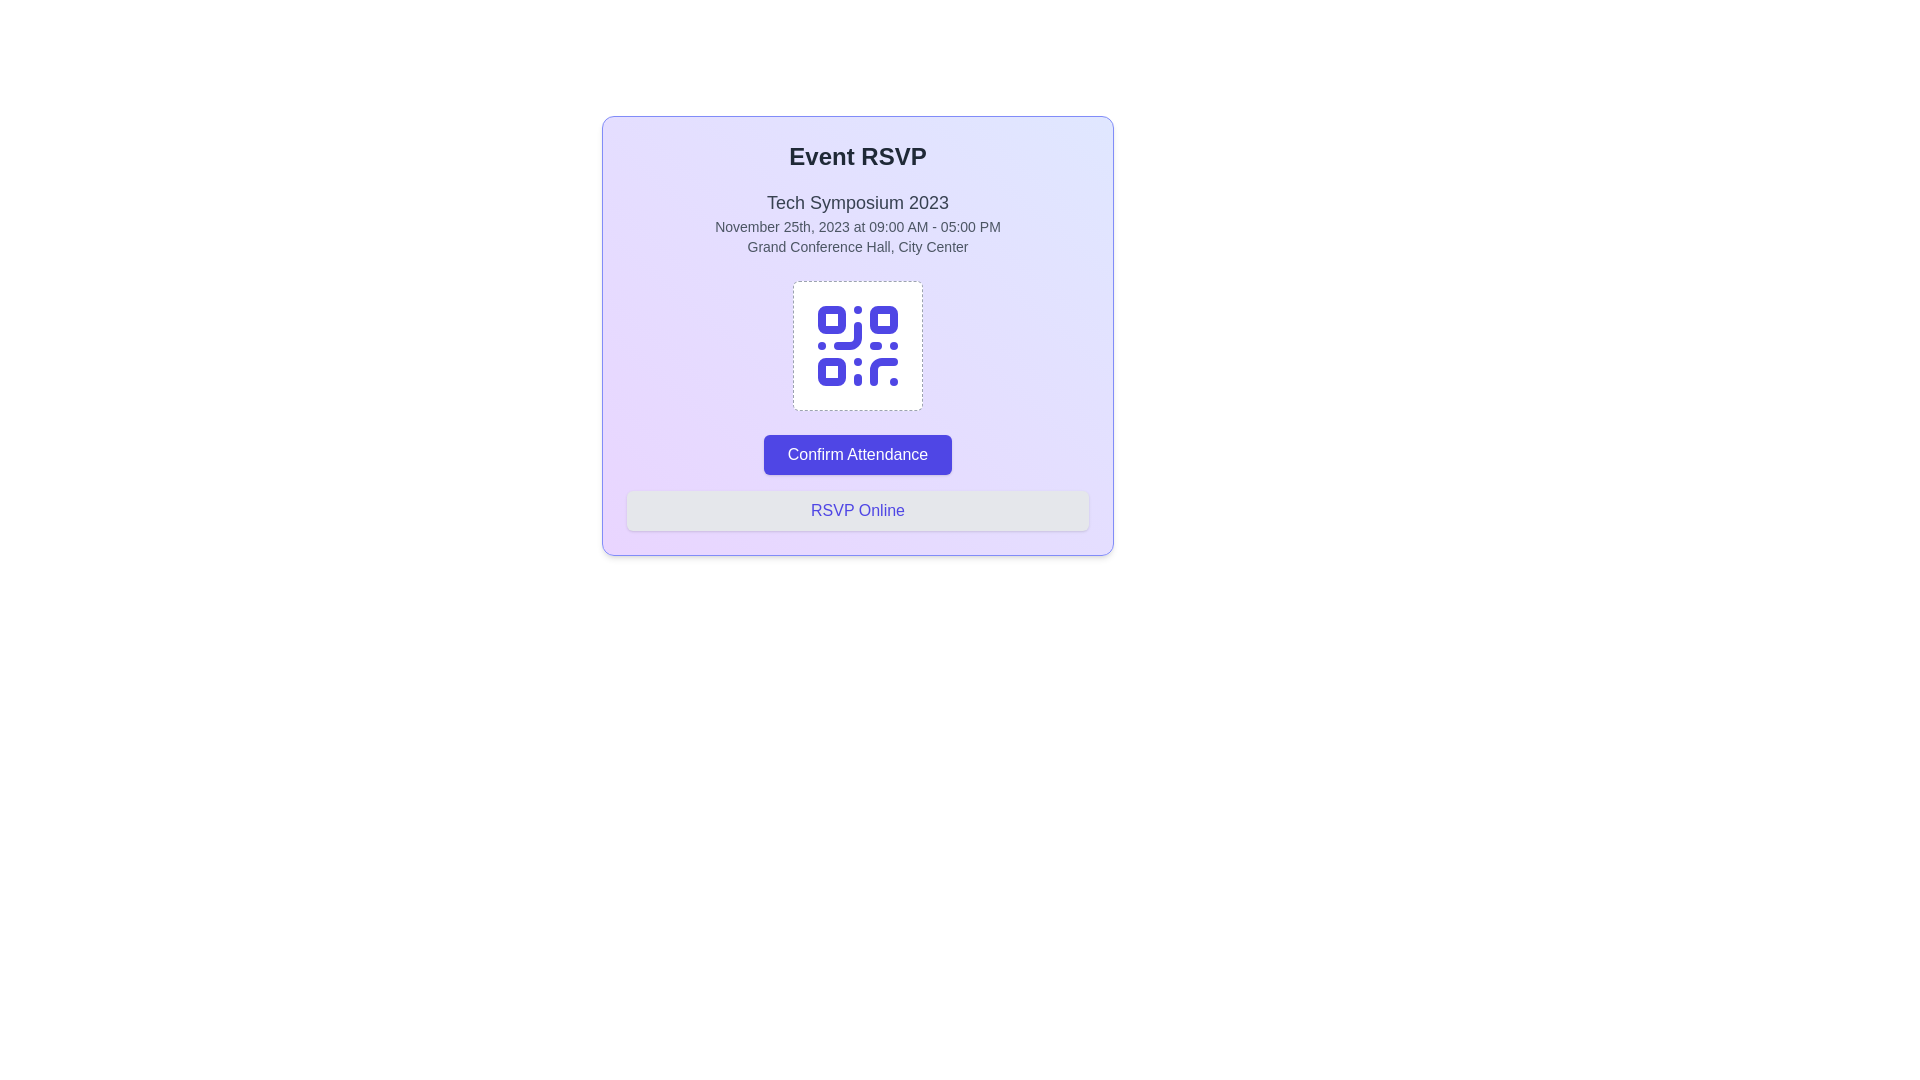 The image size is (1920, 1080). Describe the element at coordinates (858, 509) in the screenshot. I see `the 'RSVP Online' button located at the bottom of the event information card` at that location.